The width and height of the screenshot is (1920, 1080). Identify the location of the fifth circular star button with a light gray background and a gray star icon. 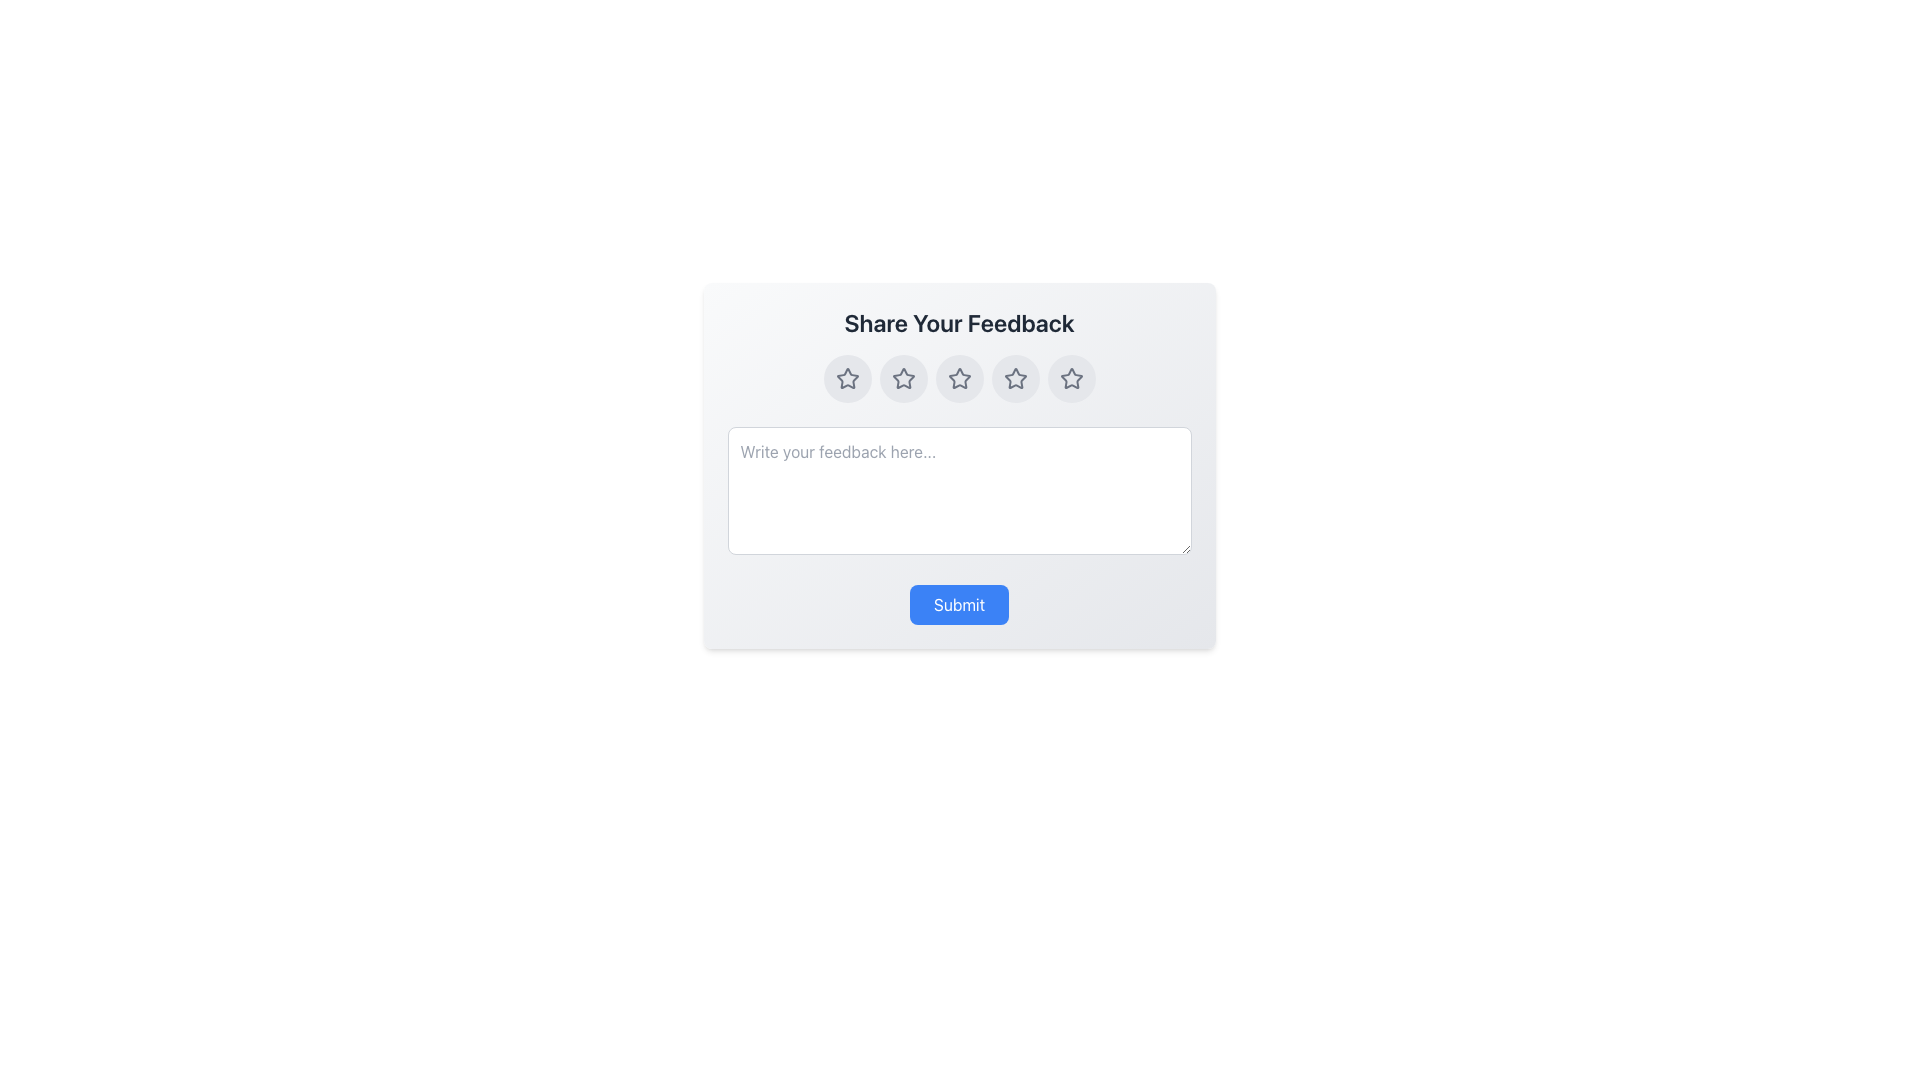
(1070, 378).